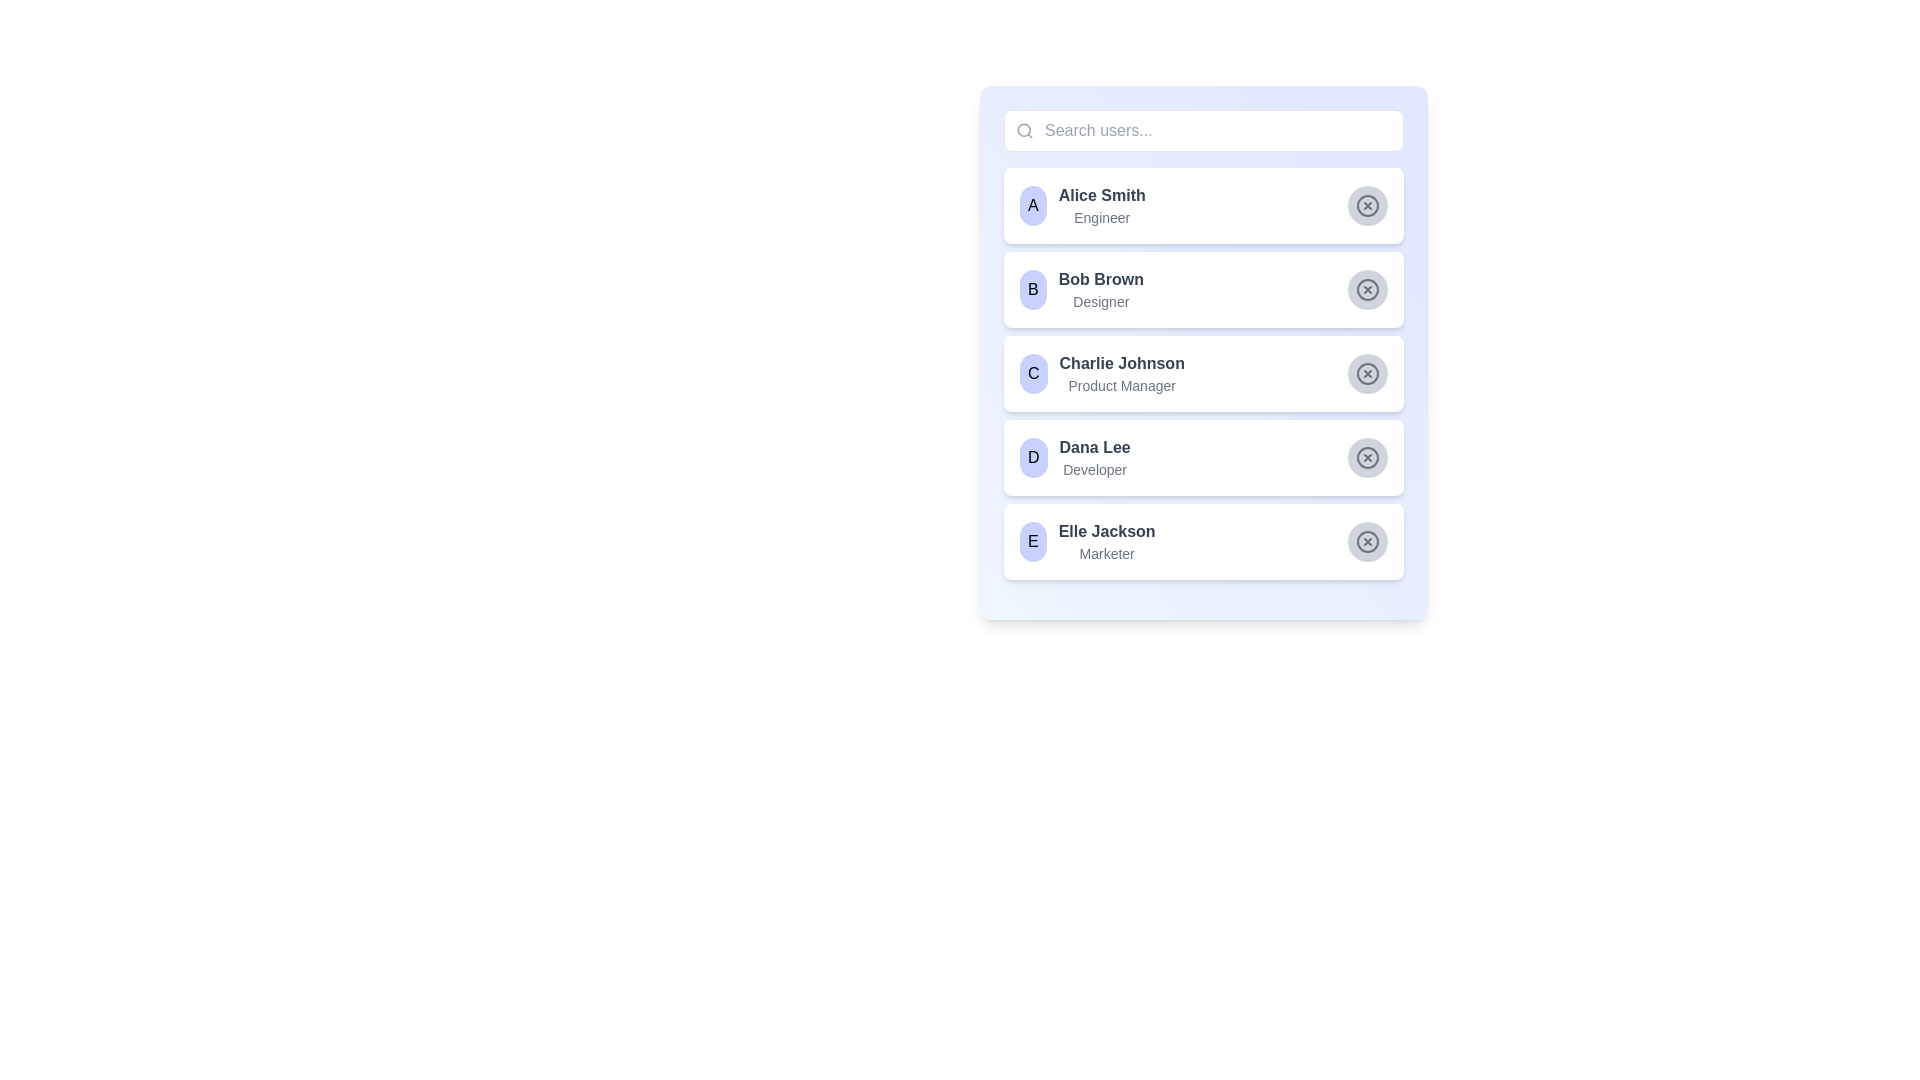  I want to click on the state of the SVG circle element that indicates the 'remove' functionality next to 'Elle Jackson's entry in the user list, so click(1367, 542).